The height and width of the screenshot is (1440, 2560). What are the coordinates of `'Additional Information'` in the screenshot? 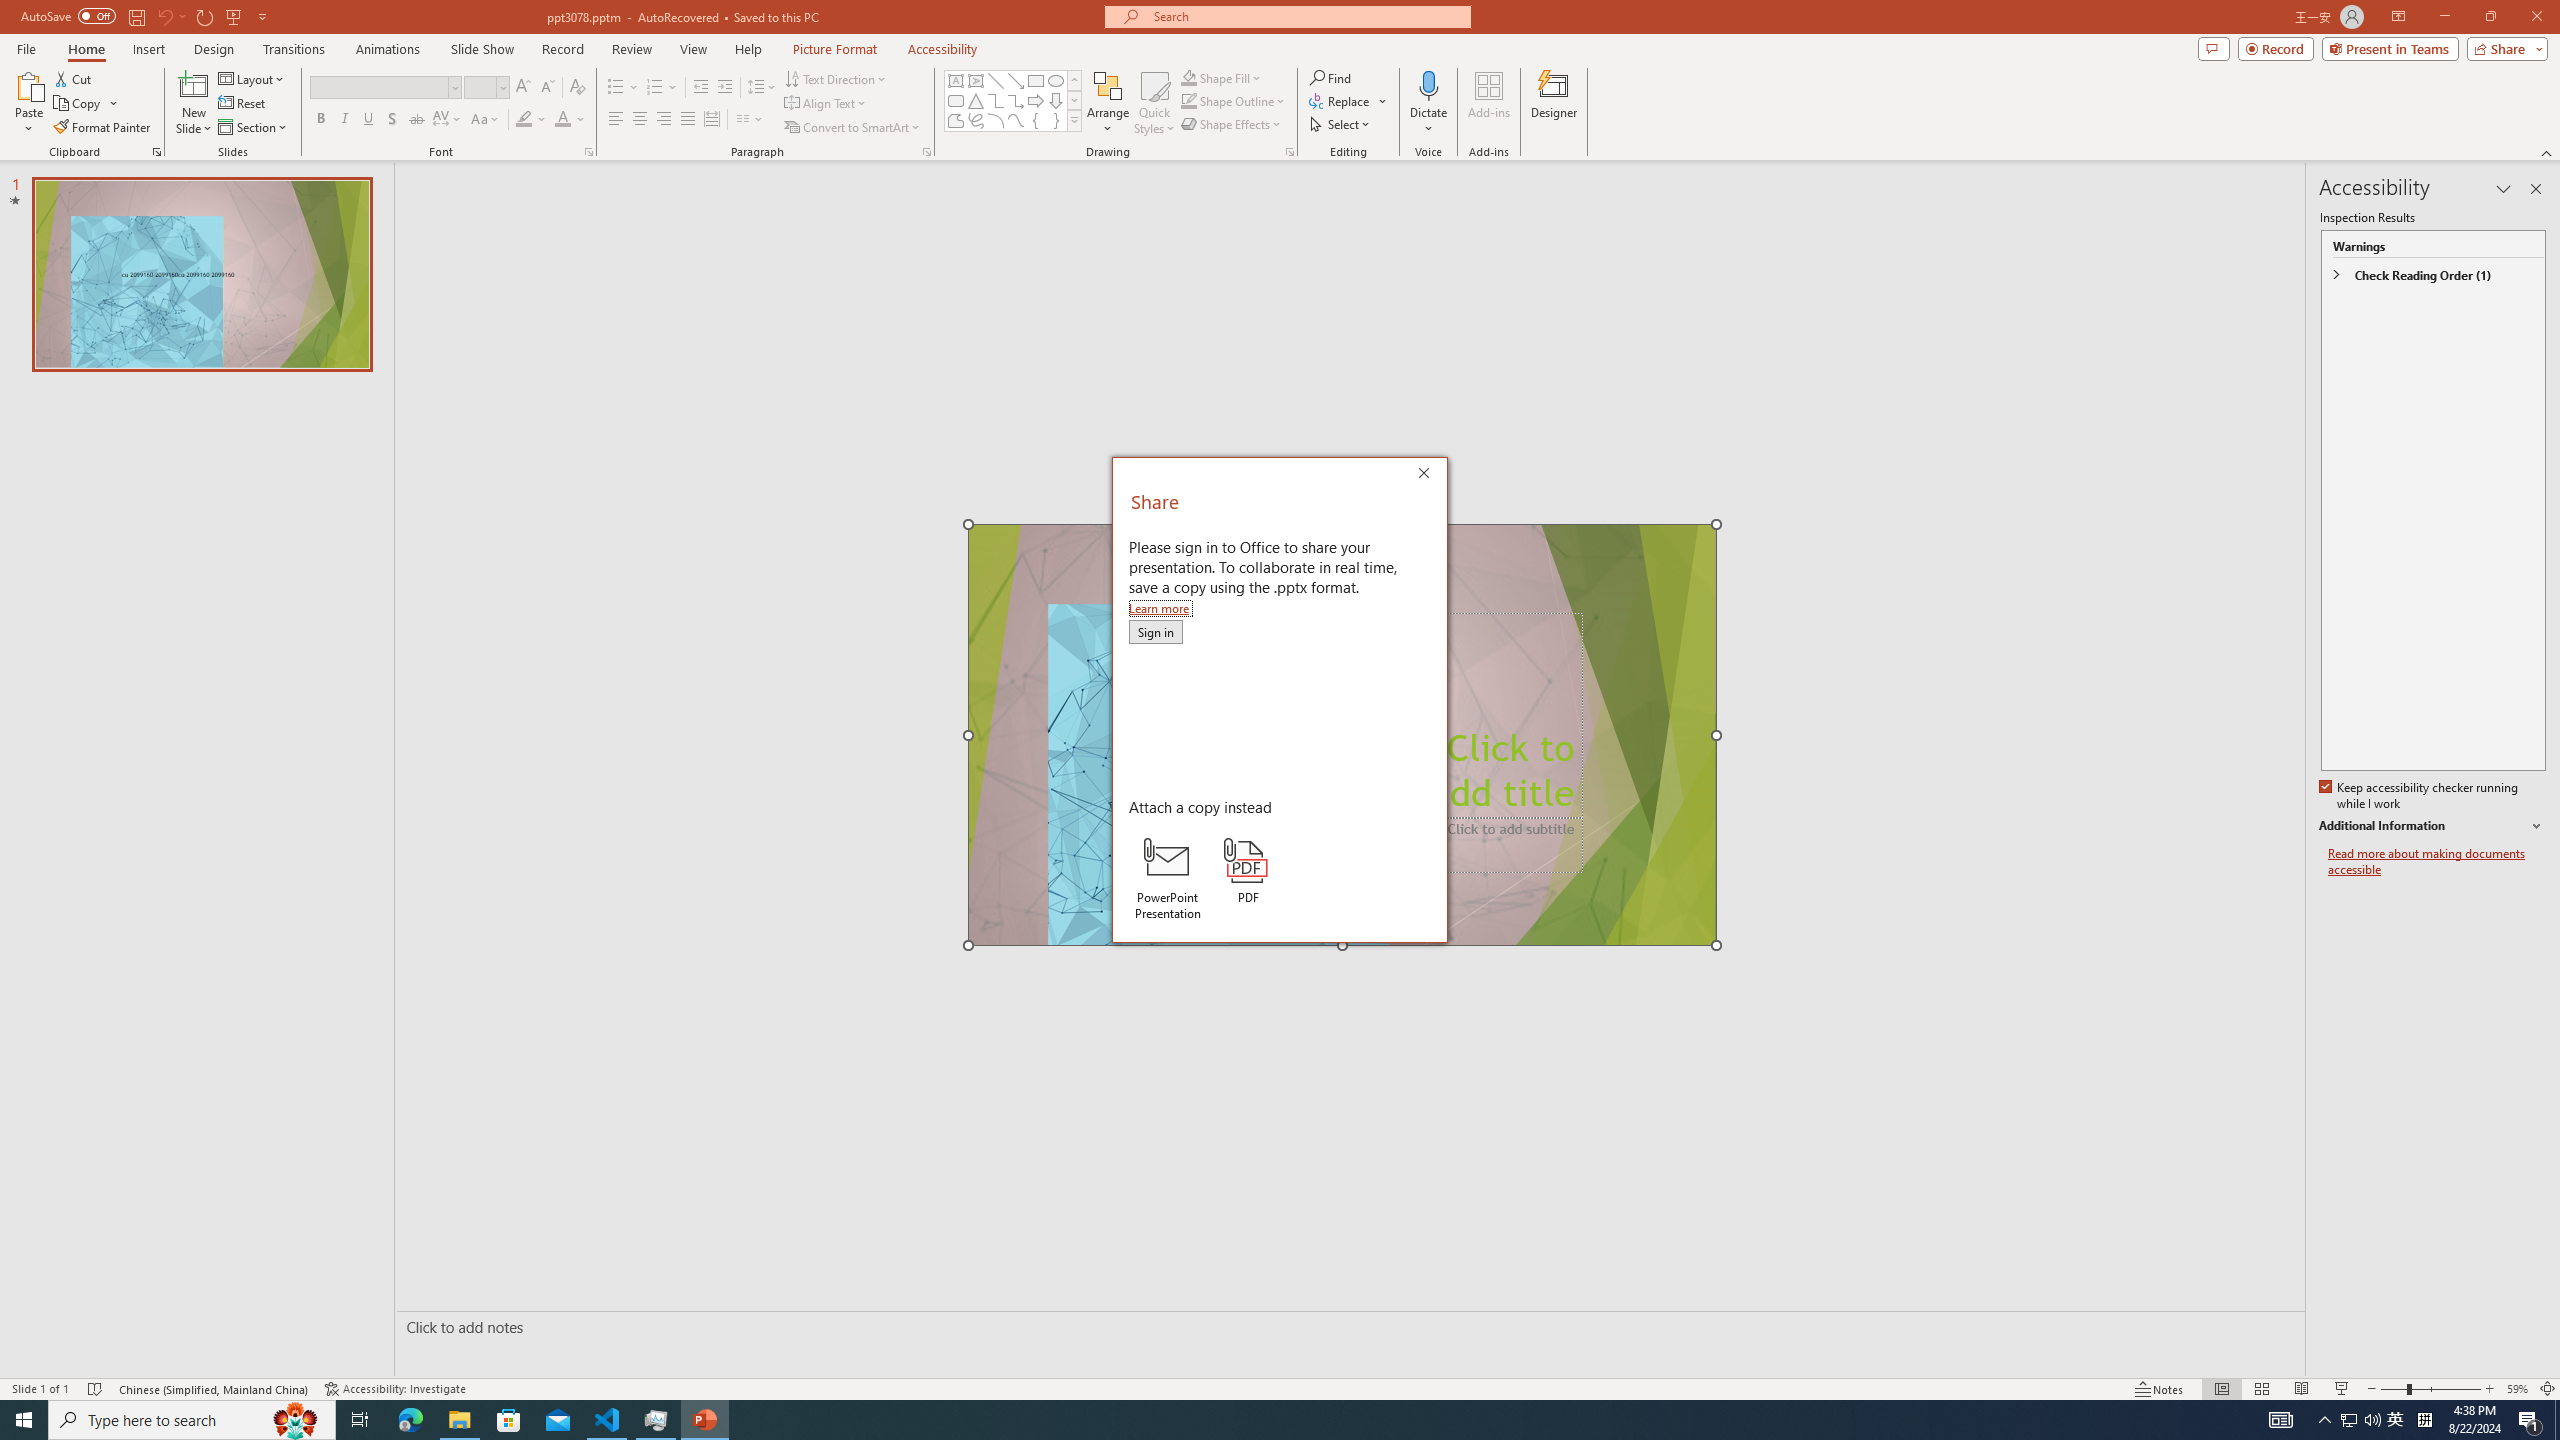 It's located at (2433, 826).